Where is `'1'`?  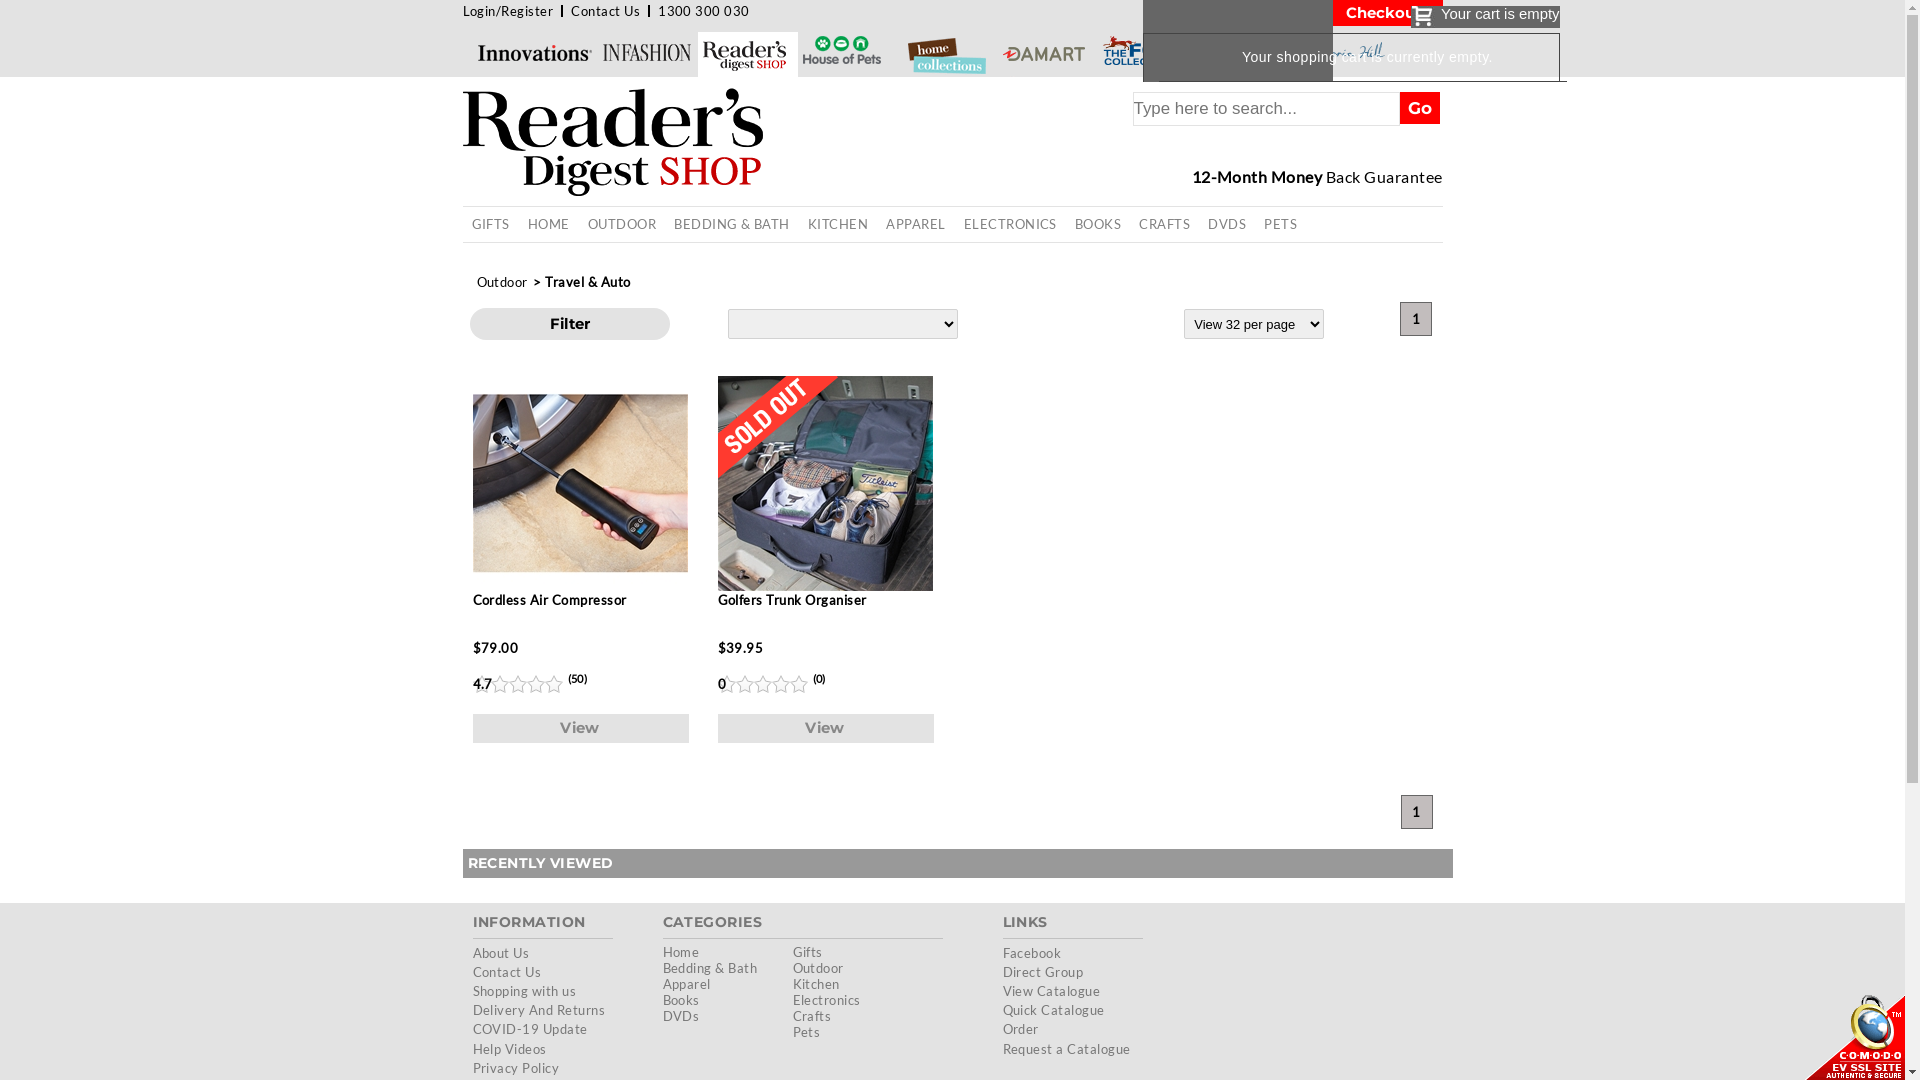 '1' is located at coordinates (1415, 812).